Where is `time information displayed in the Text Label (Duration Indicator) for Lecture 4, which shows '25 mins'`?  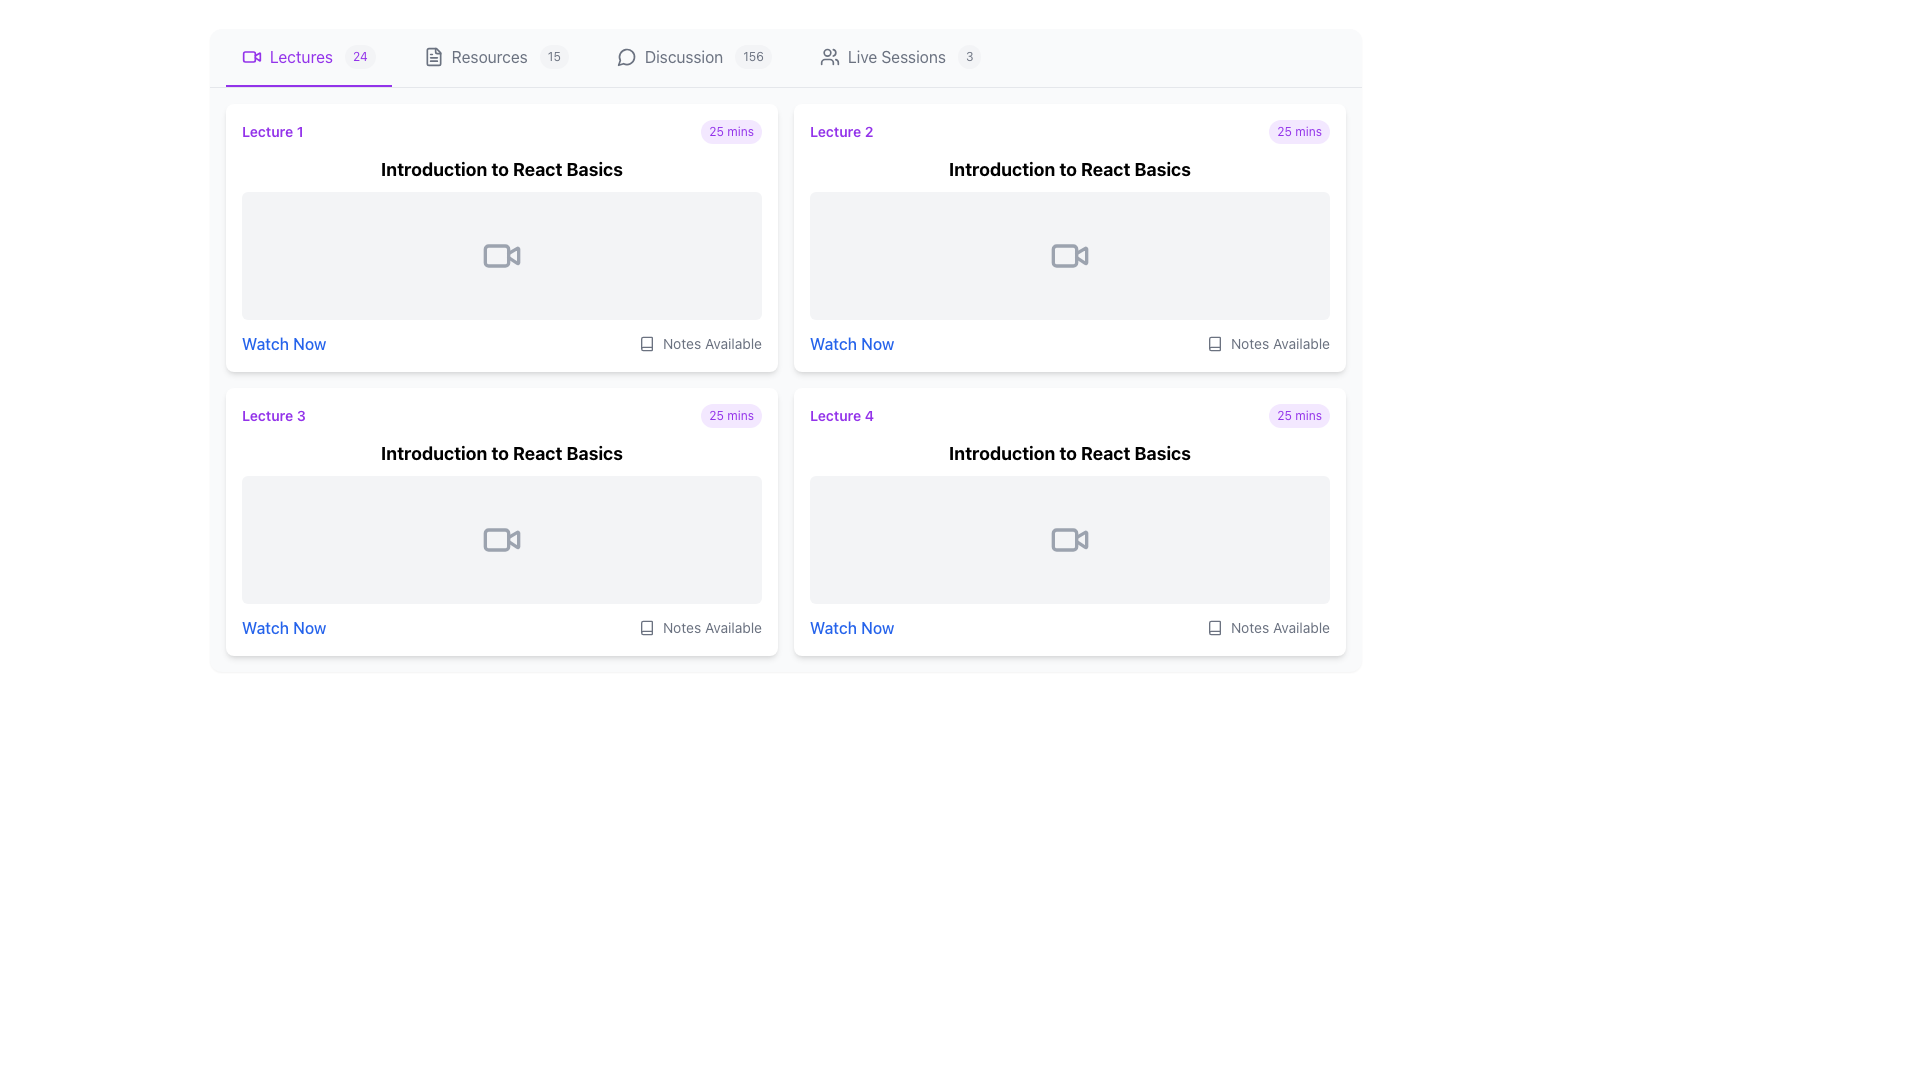
time information displayed in the Text Label (Duration Indicator) for Lecture 4, which shows '25 mins' is located at coordinates (1299, 415).